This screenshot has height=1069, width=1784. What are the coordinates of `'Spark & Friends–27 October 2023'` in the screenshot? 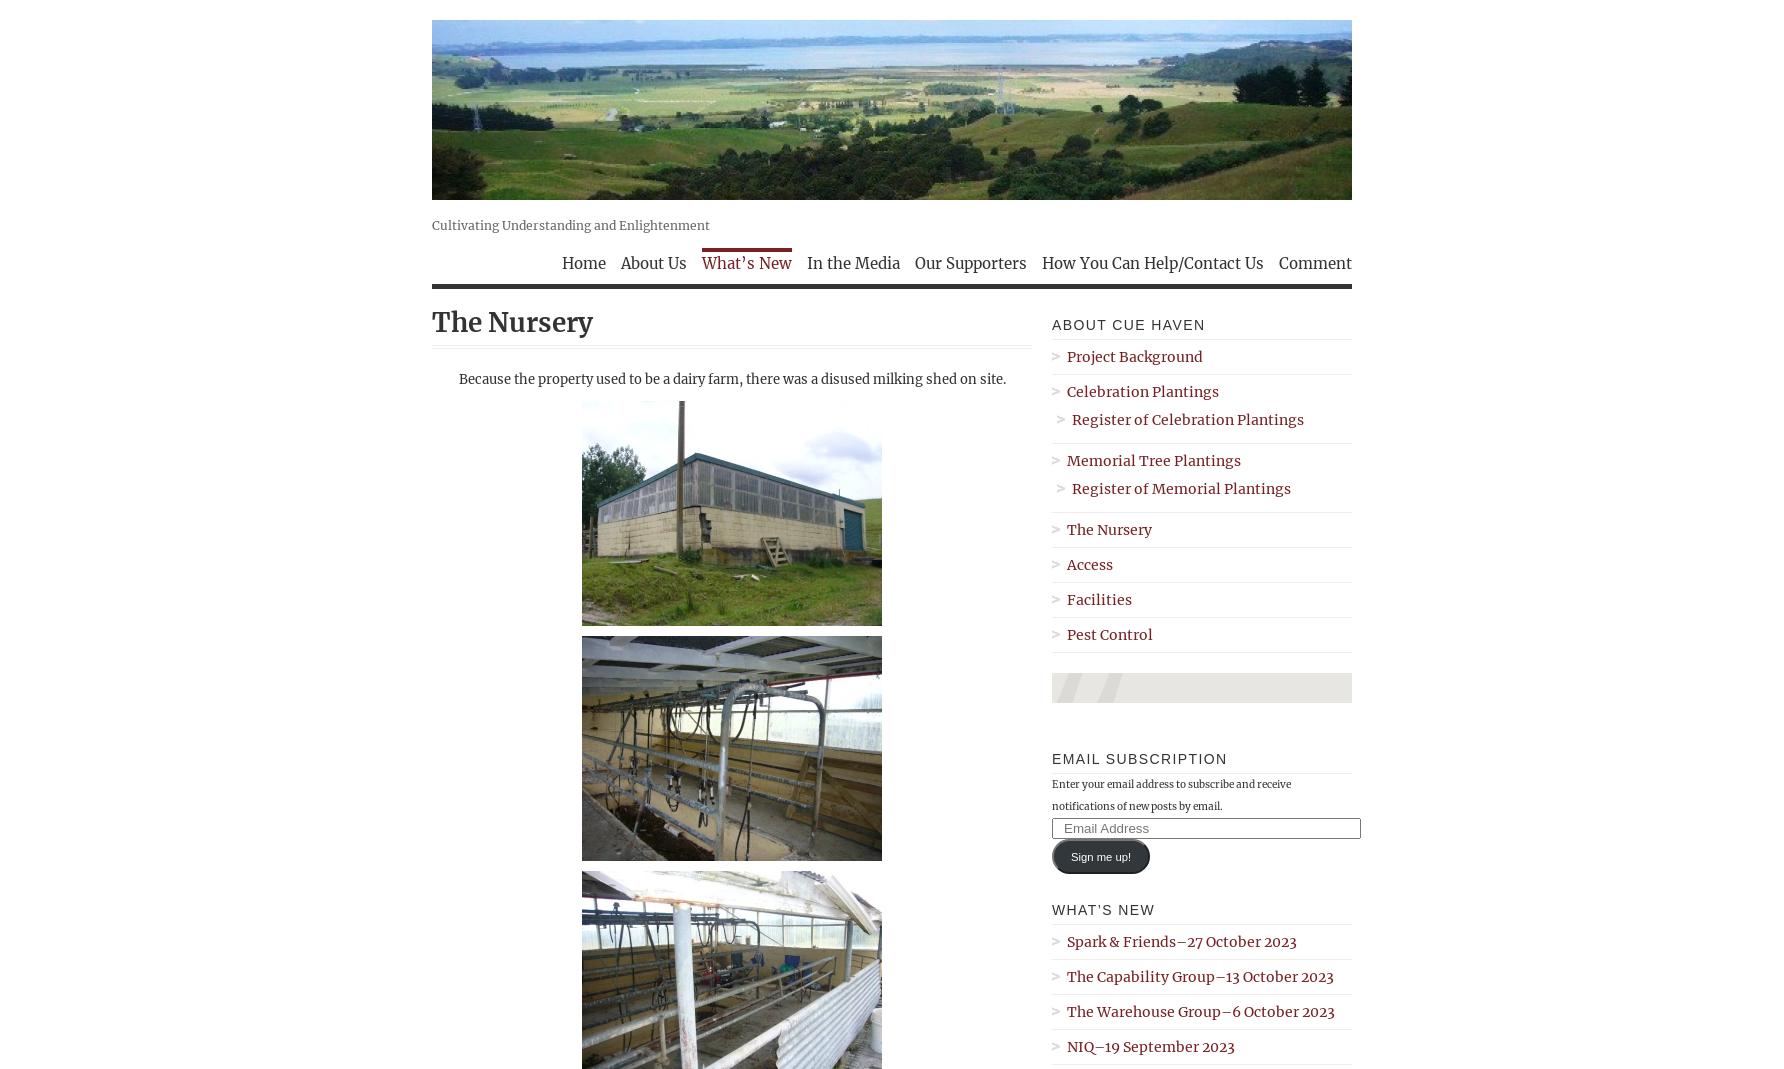 It's located at (1182, 941).